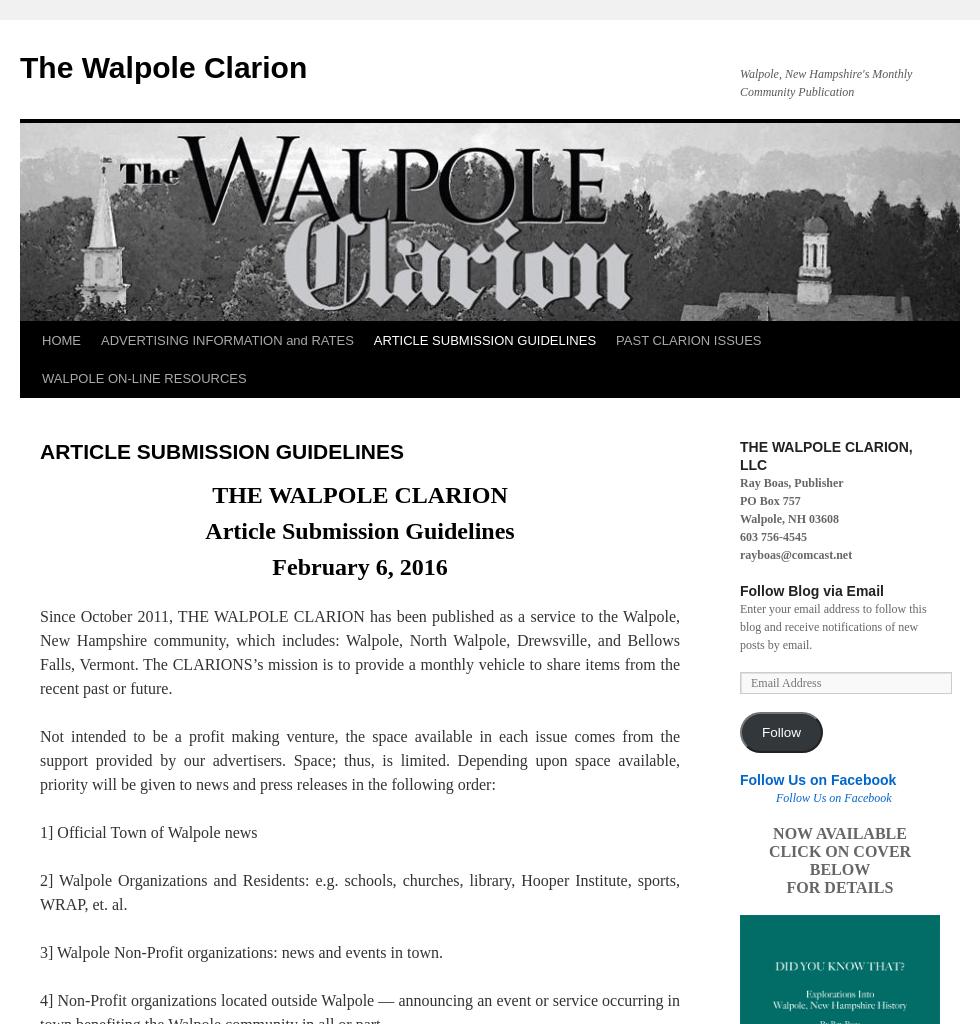 The height and width of the screenshot is (1024, 980). What do you see at coordinates (769, 500) in the screenshot?
I see `'PO Box 757'` at bounding box center [769, 500].